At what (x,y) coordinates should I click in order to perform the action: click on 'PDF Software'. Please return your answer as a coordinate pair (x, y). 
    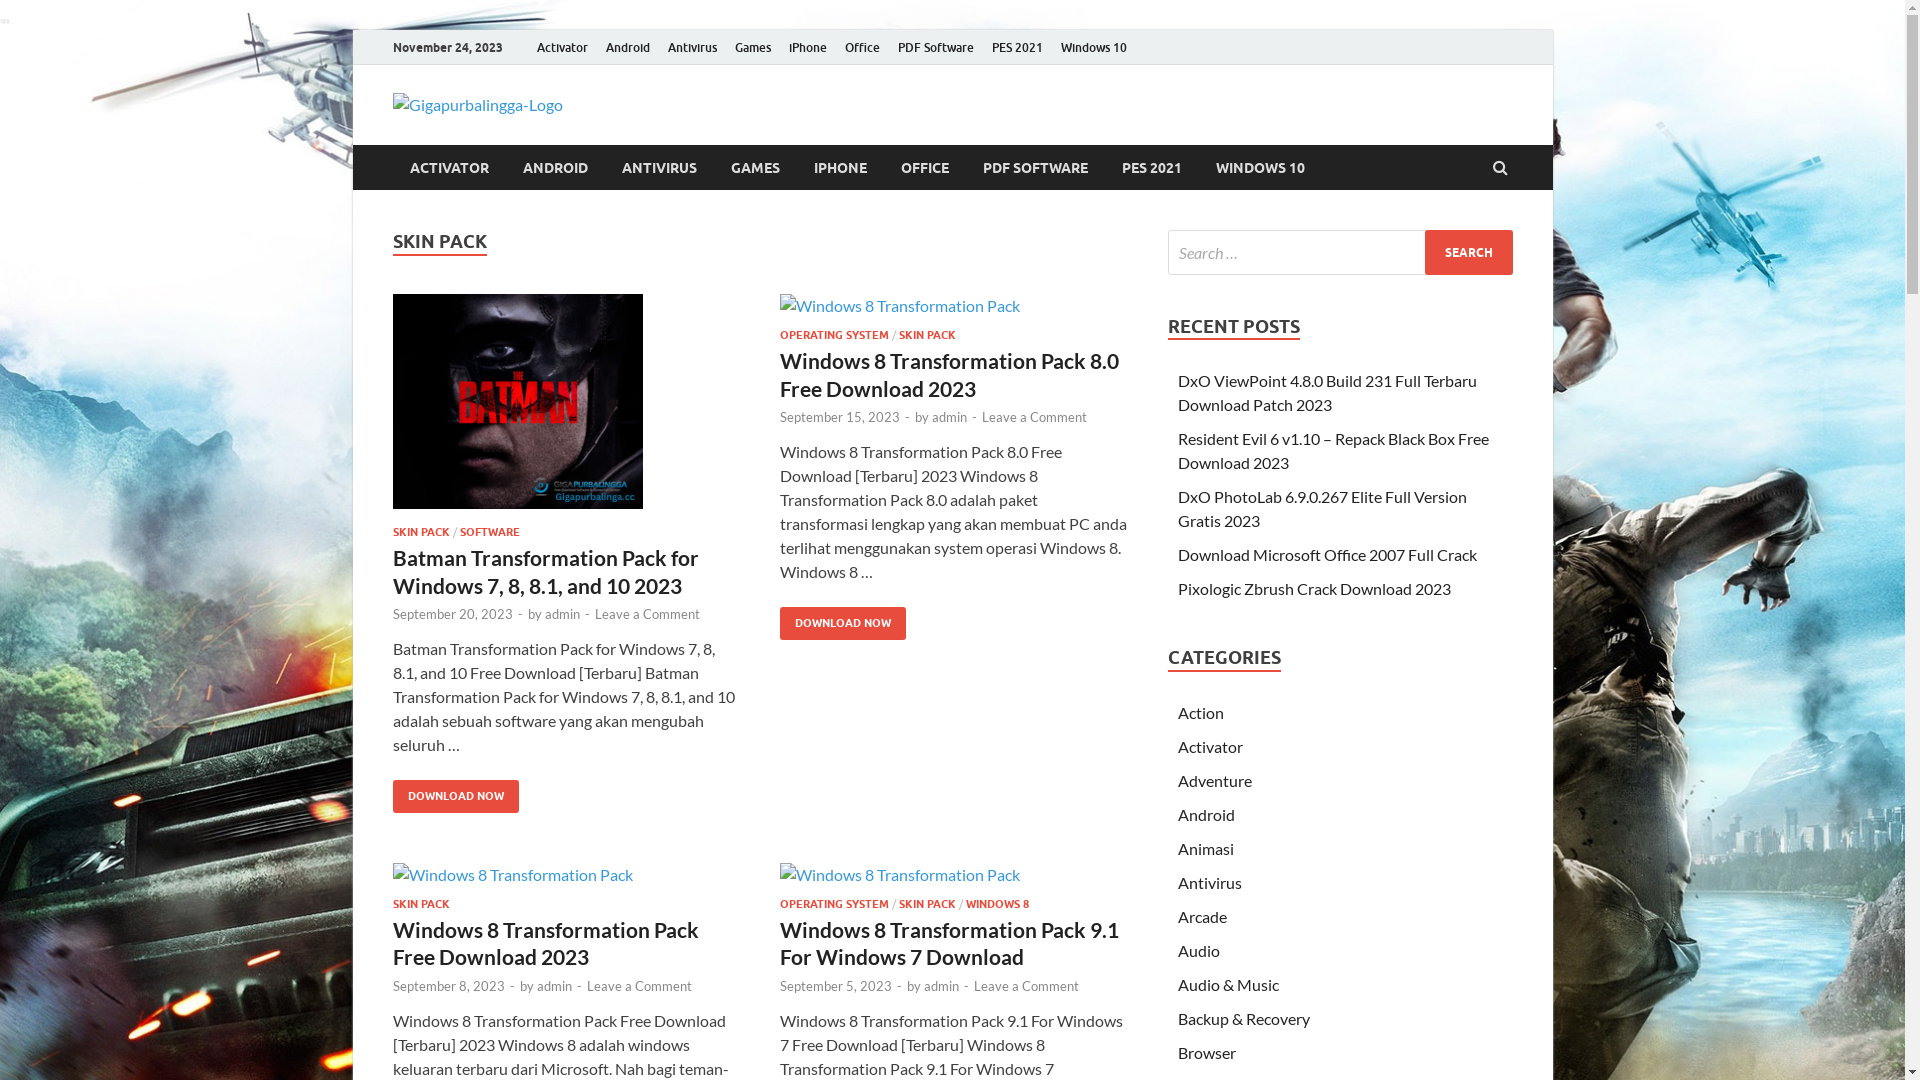
    Looking at the image, I should click on (887, 46).